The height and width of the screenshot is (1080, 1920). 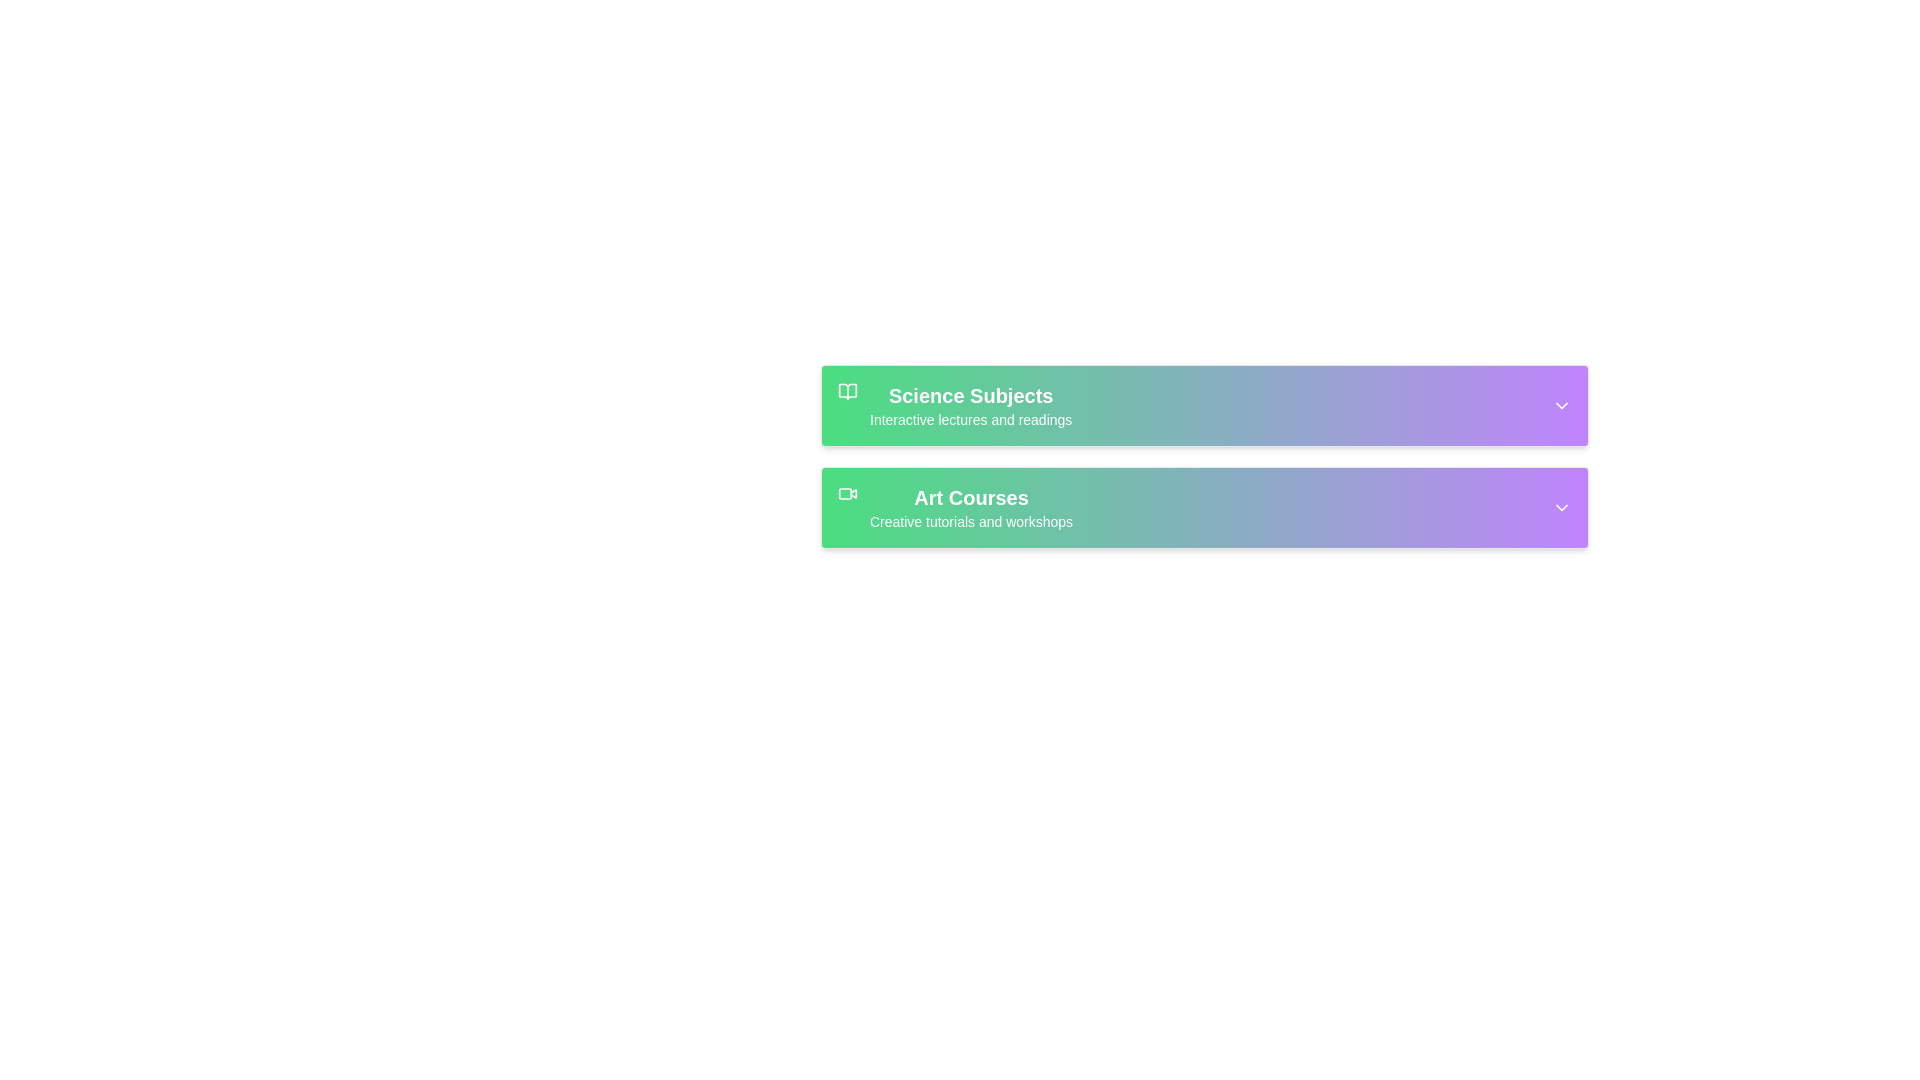 I want to click on the Label with subtitle that displays 'Art Courses' in bold white font and 'Creative tutorials and workshops' below it, which is set against a gradient background transitioning from green to purple, so click(x=971, y=507).